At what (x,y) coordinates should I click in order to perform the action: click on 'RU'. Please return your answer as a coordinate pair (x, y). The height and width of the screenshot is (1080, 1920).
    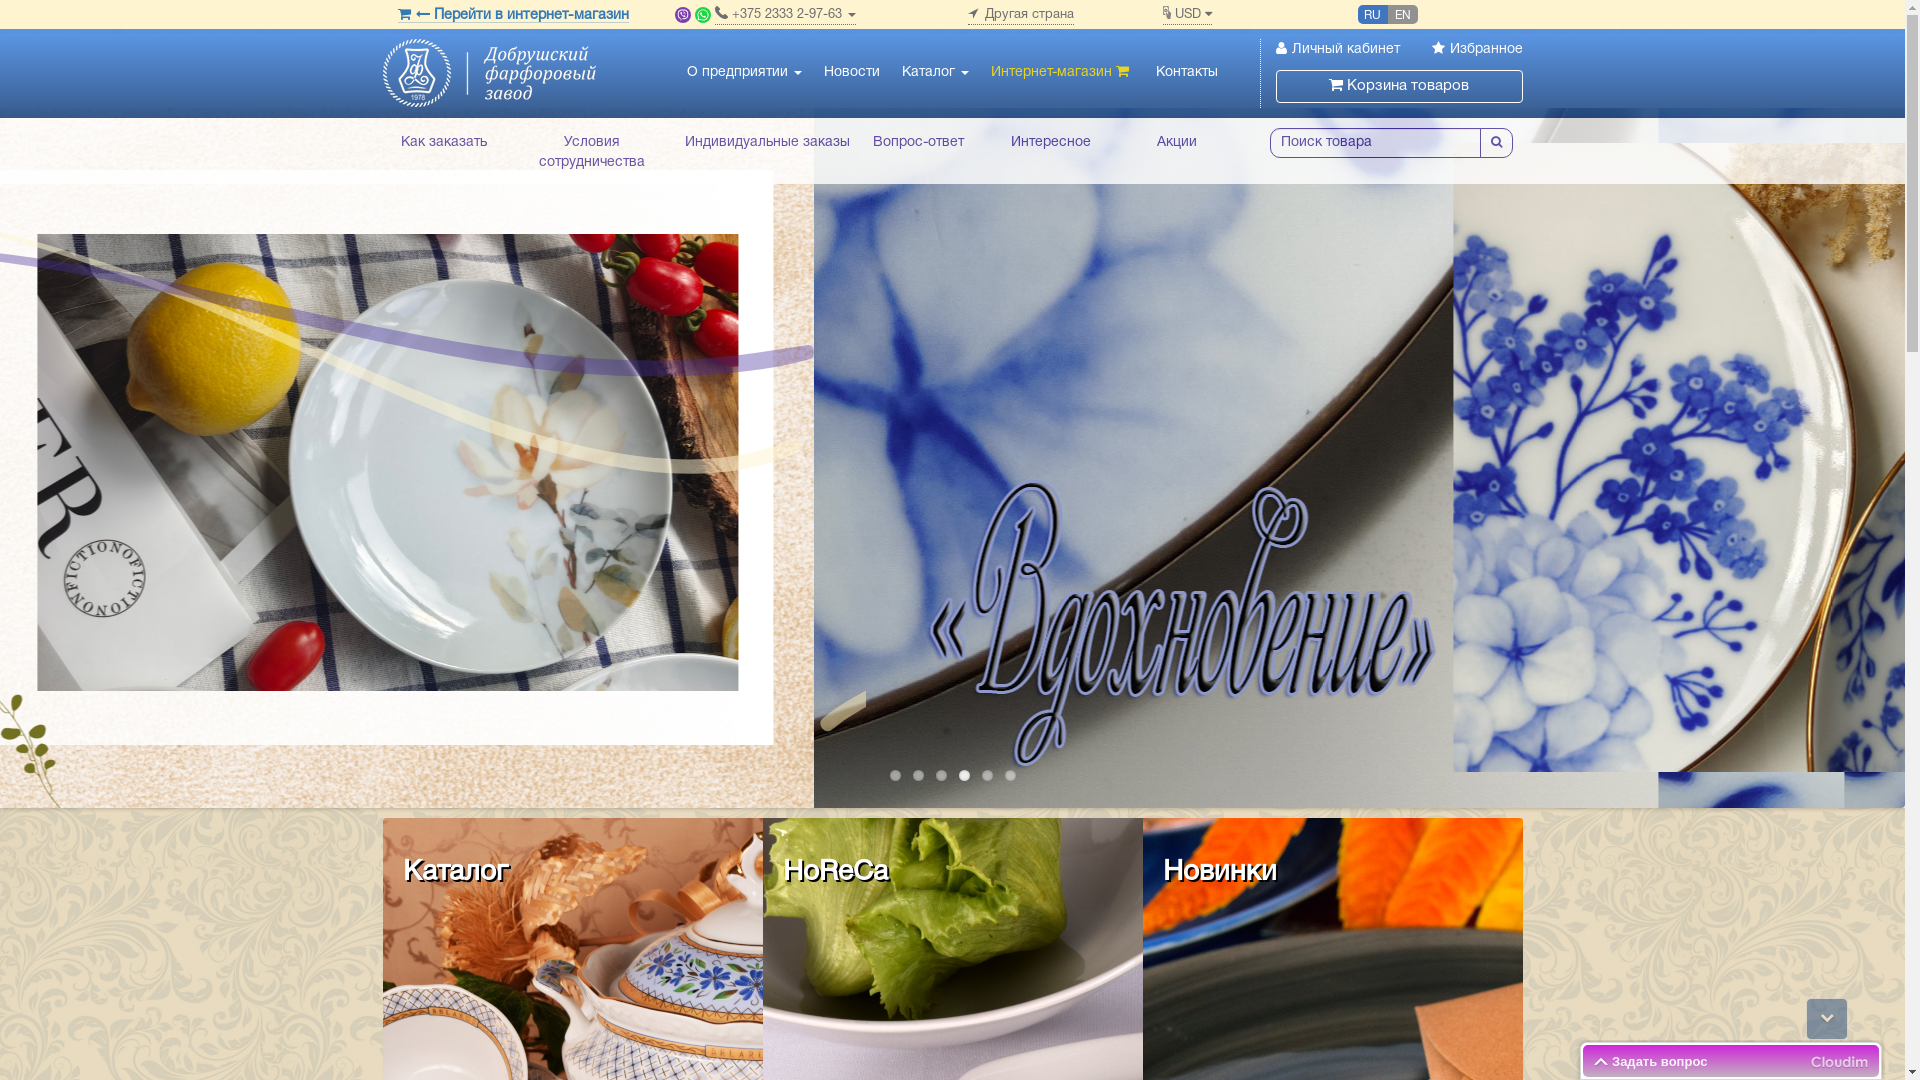
    Looking at the image, I should click on (1371, 14).